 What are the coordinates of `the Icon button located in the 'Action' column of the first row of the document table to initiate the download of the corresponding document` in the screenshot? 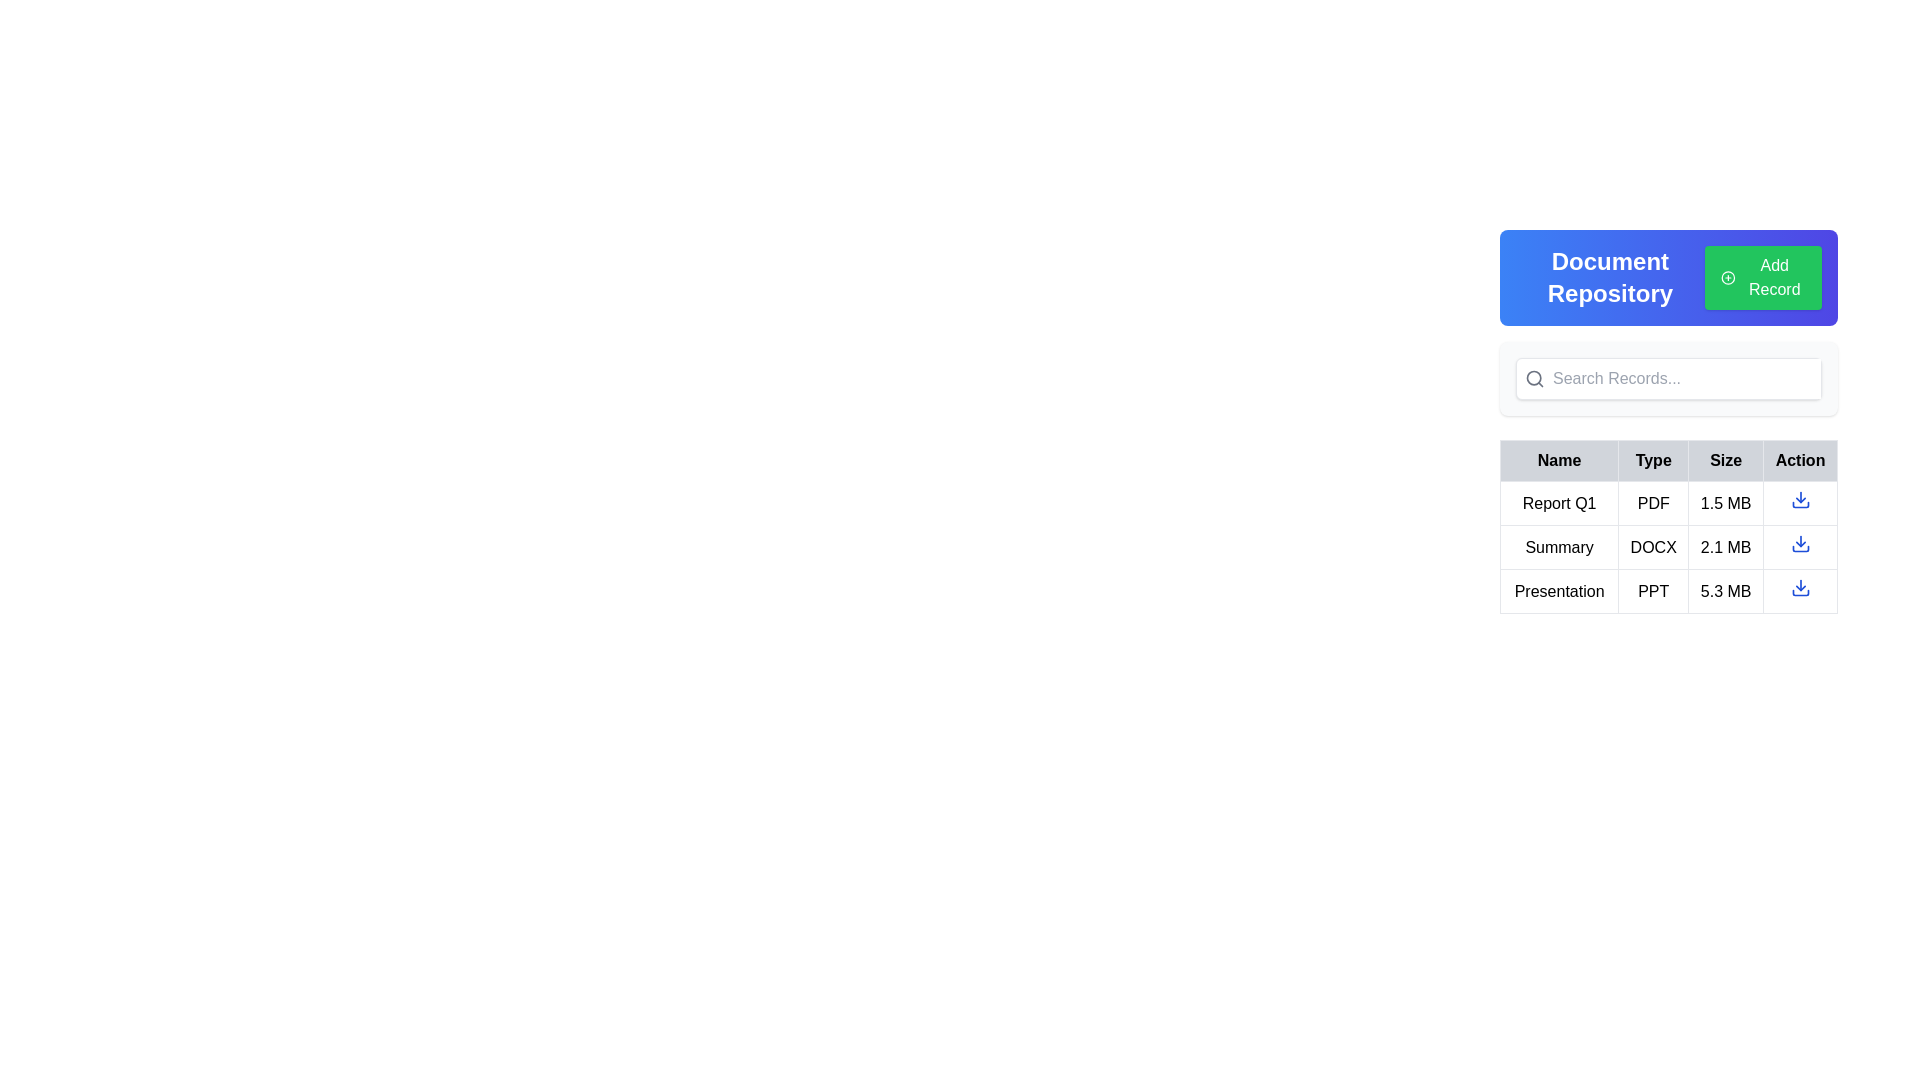 It's located at (1800, 499).